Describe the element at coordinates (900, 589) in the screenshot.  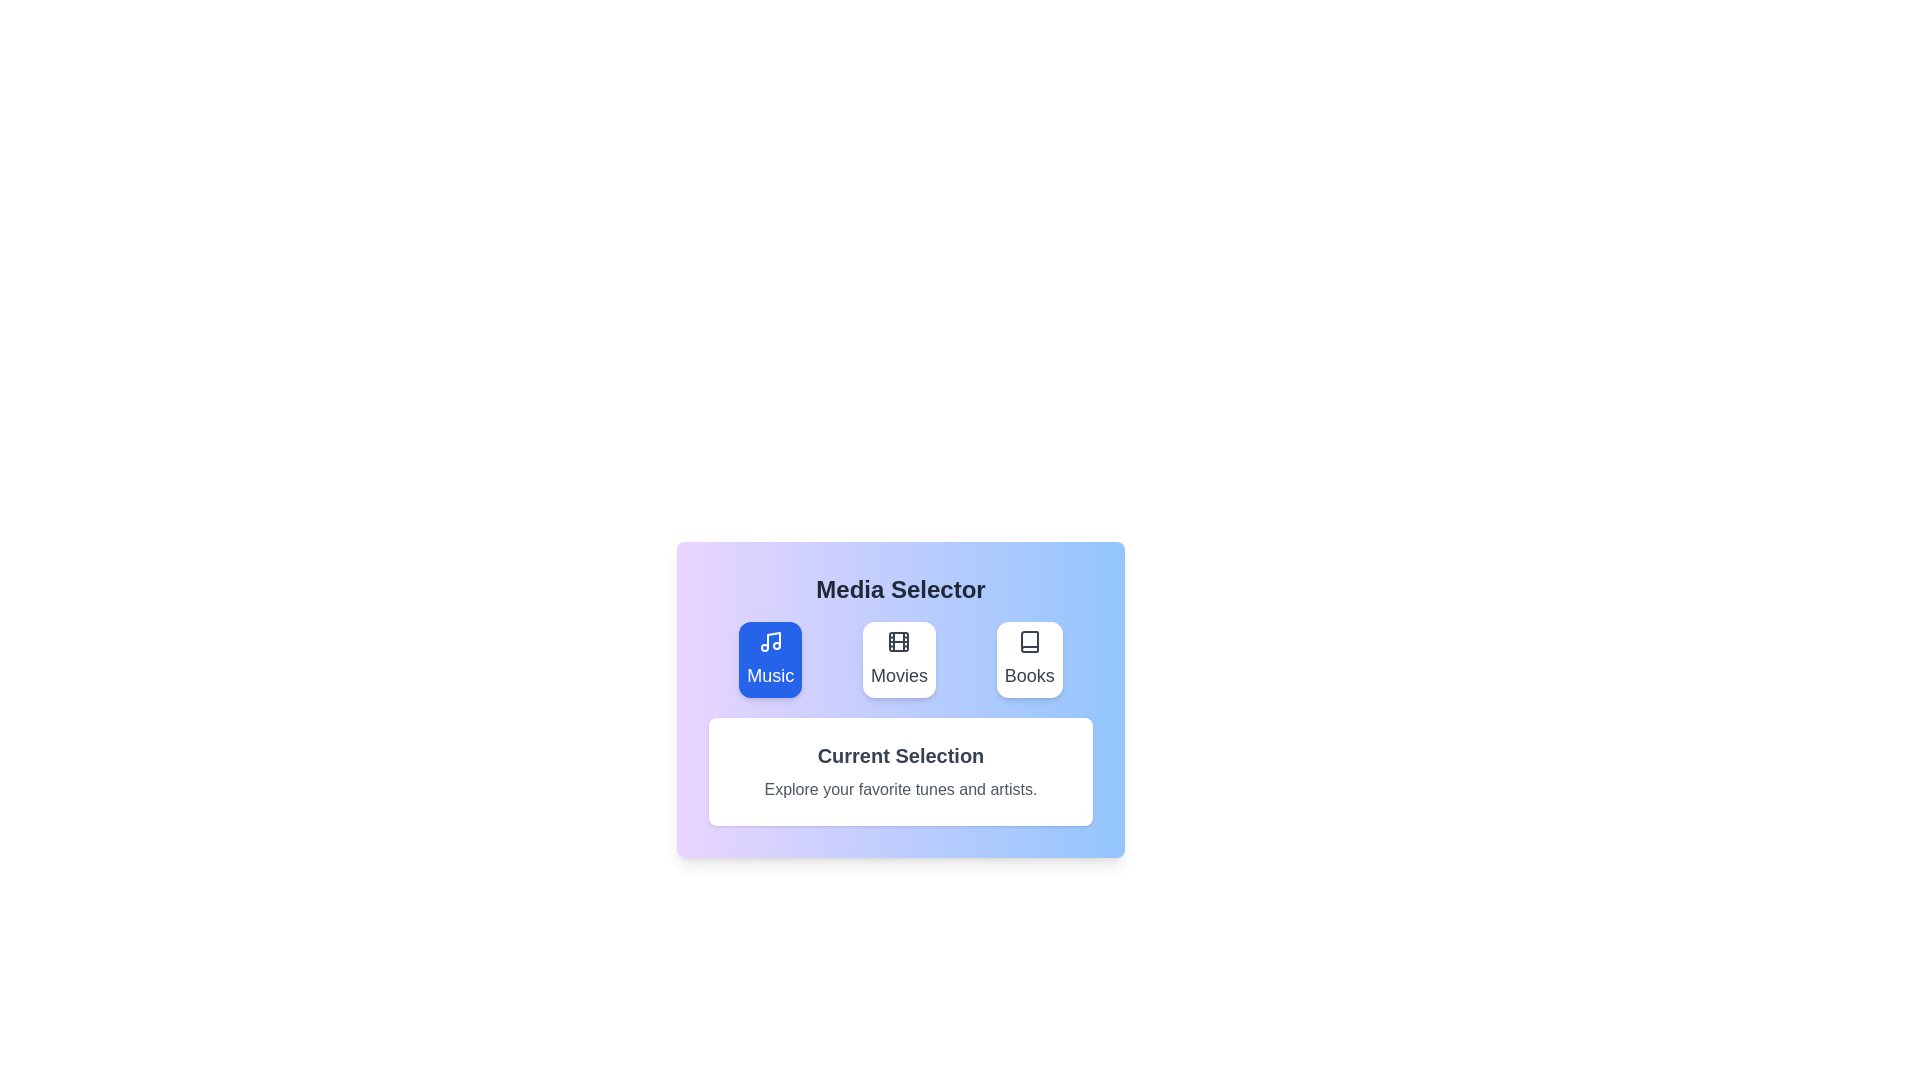
I see `the title 'Media Selector' which is displayed in a bold and large font, centered horizontally with a dark gray color against a gradient background` at that location.